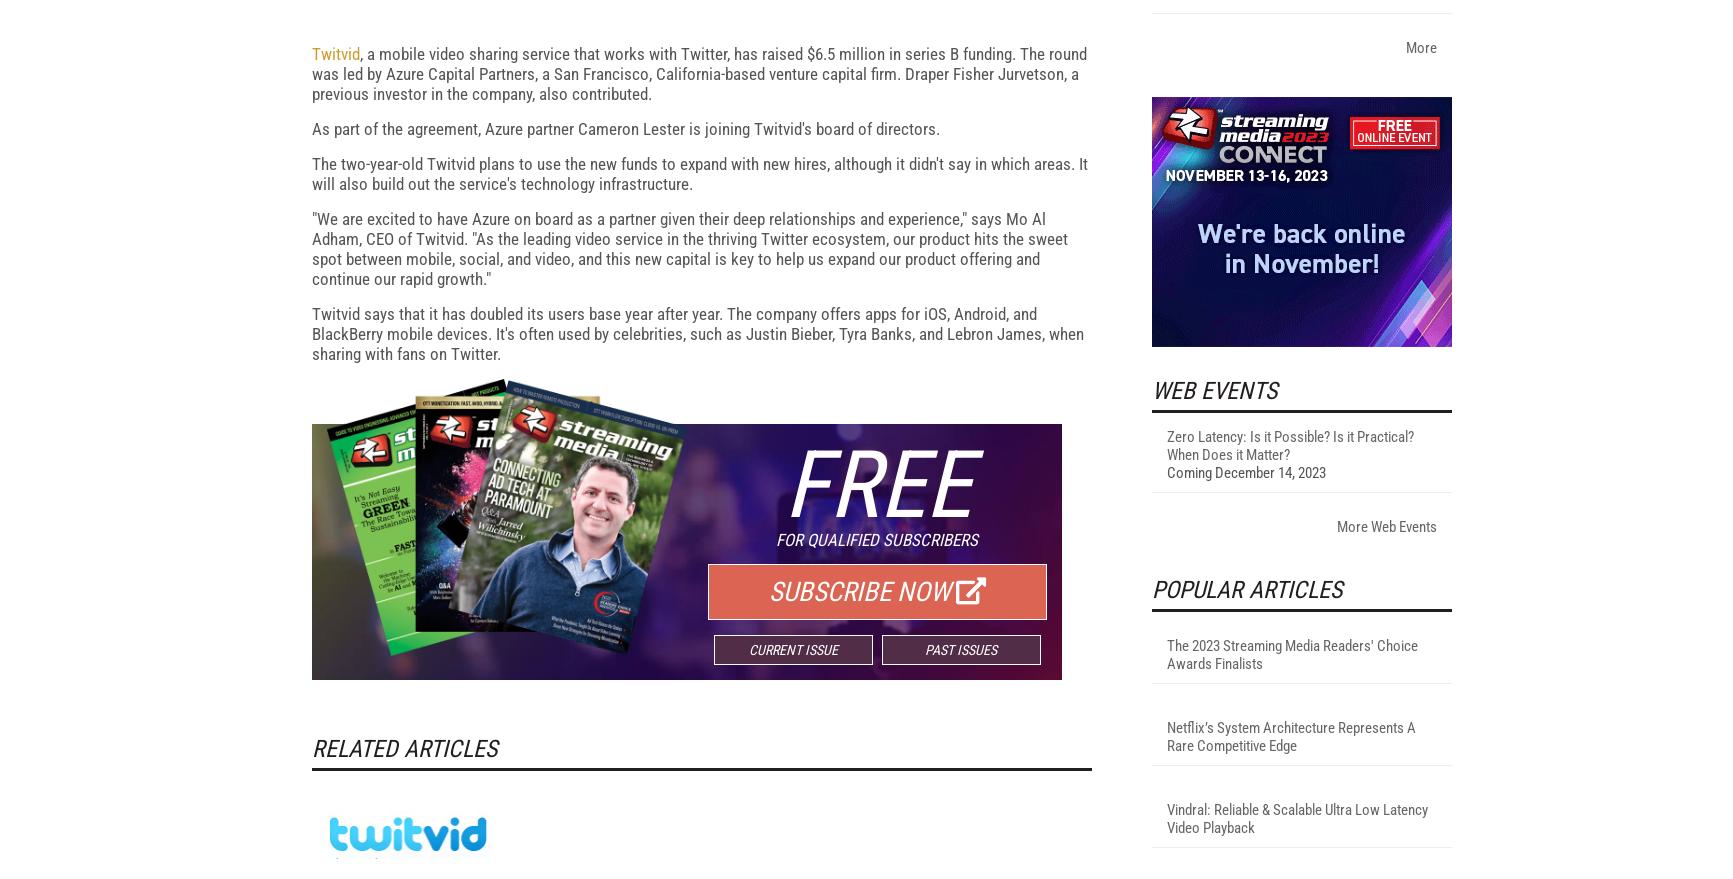 The height and width of the screenshot is (879, 1733). What do you see at coordinates (1213, 651) in the screenshot?
I see `'Web Events'` at bounding box center [1213, 651].